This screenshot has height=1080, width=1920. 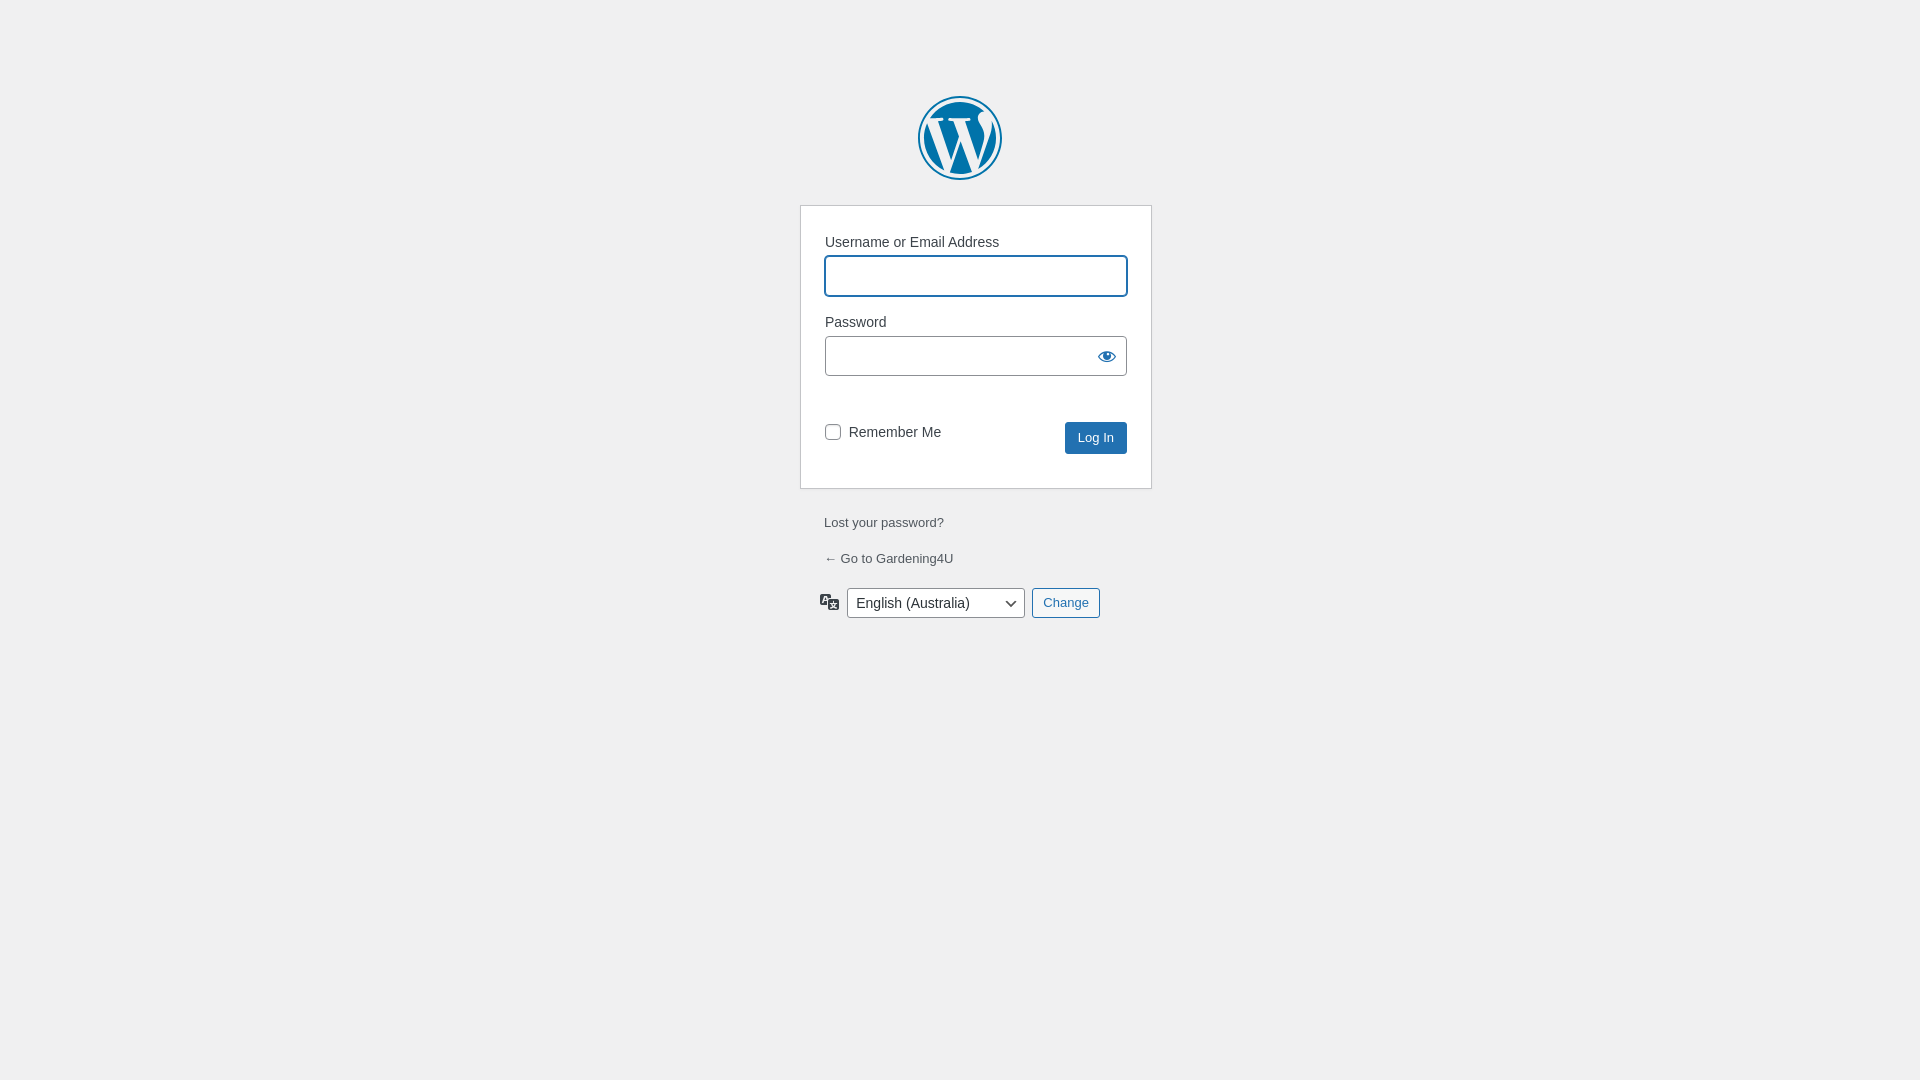 I want to click on 'Powered by WordPress', so click(x=960, y=137).